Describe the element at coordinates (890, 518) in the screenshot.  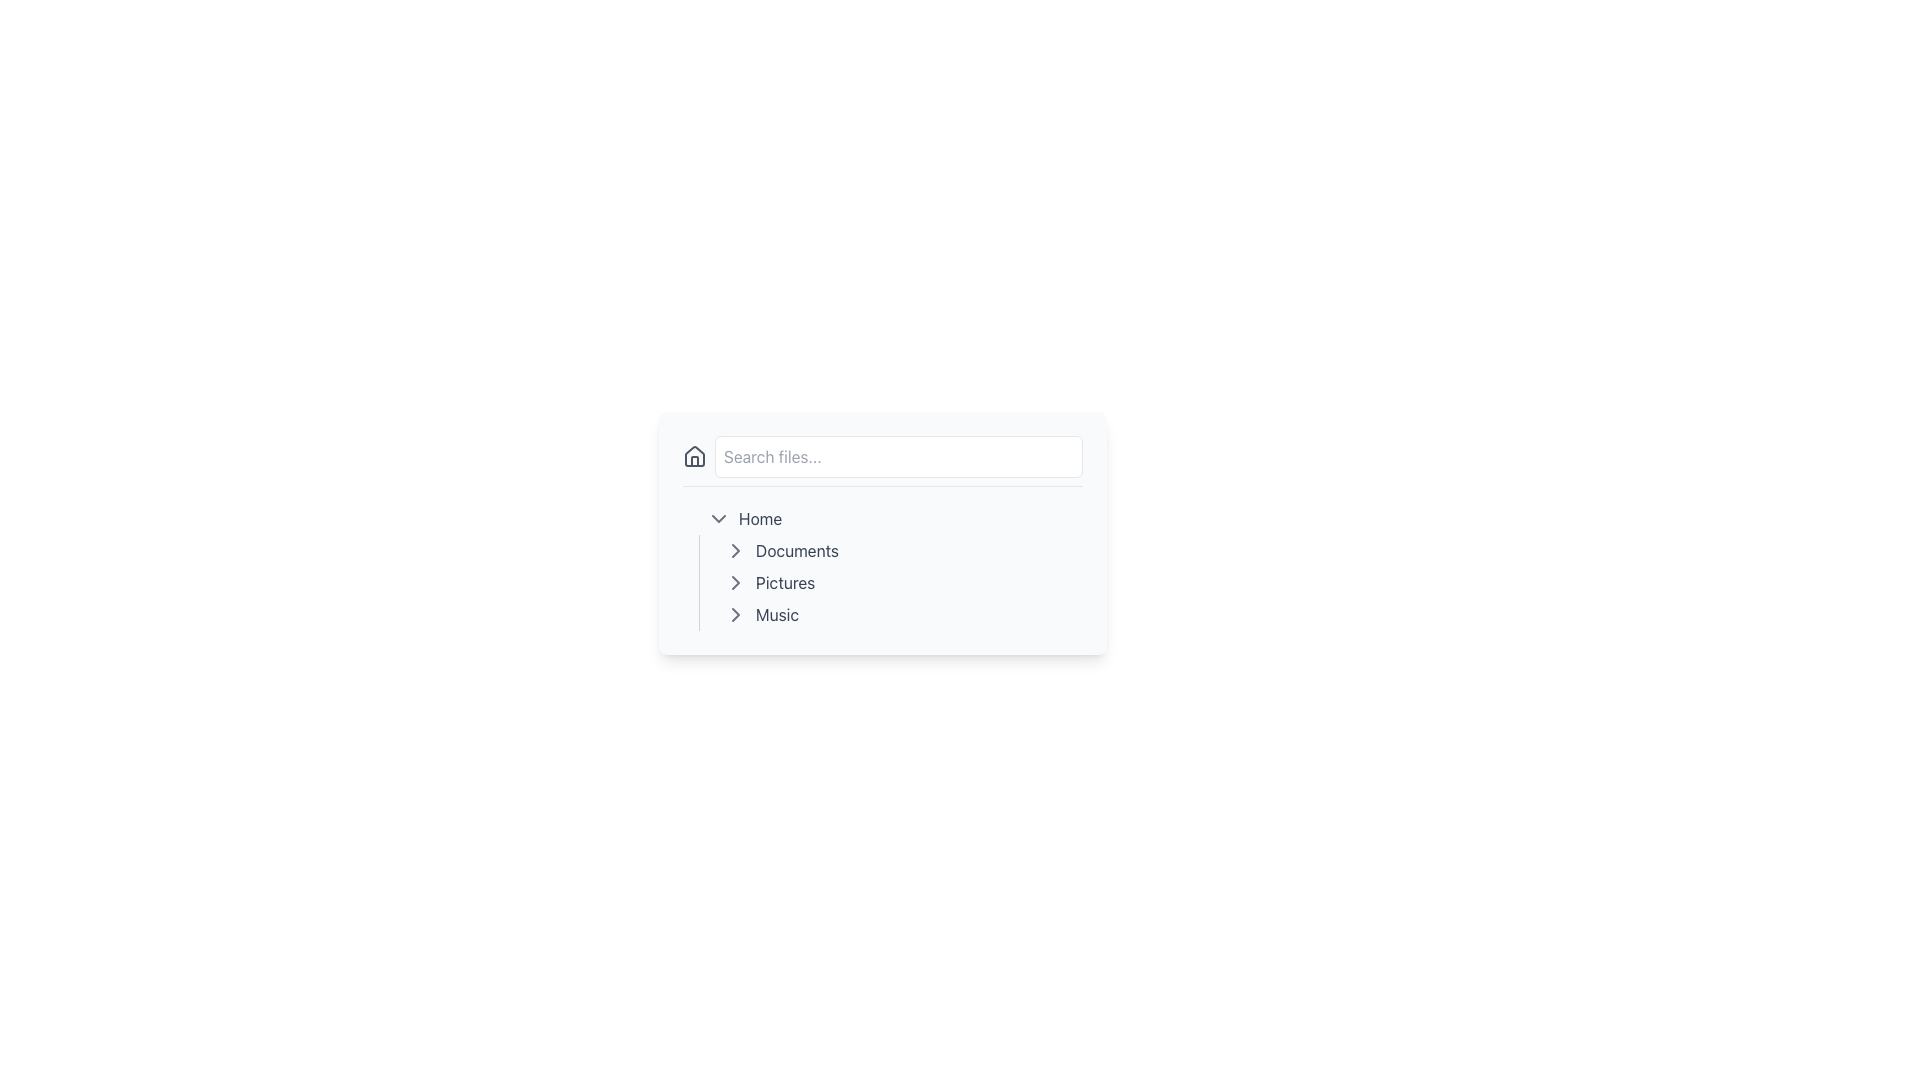
I see `the Interactive List Item labeled 'Home'` at that location.